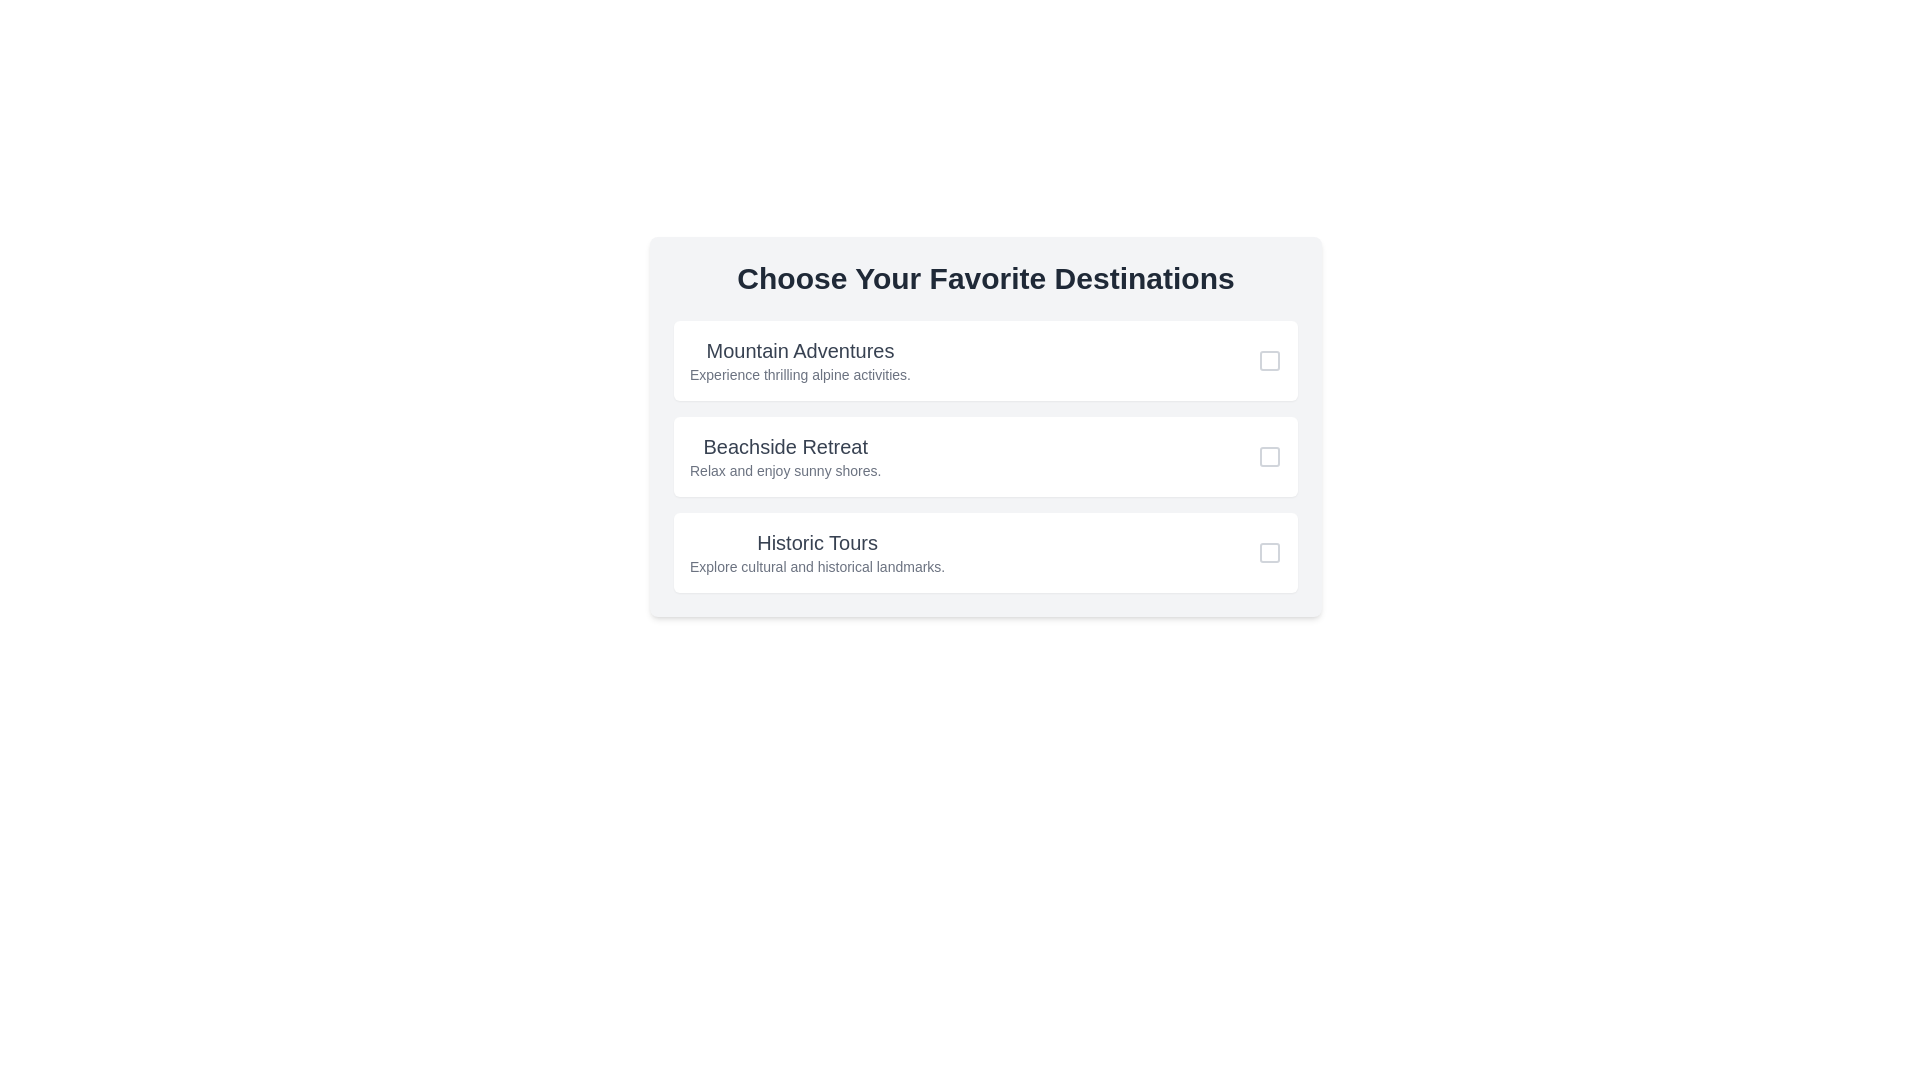  Describe the element at coordinates (800, 350) in the screenshot. I see `'Mountain Adventures' text label element, which is prominently styled in large, bold font and located above the descriptive text block in the vertical list under 'Choose Your Favorite Destinations'` at that location.